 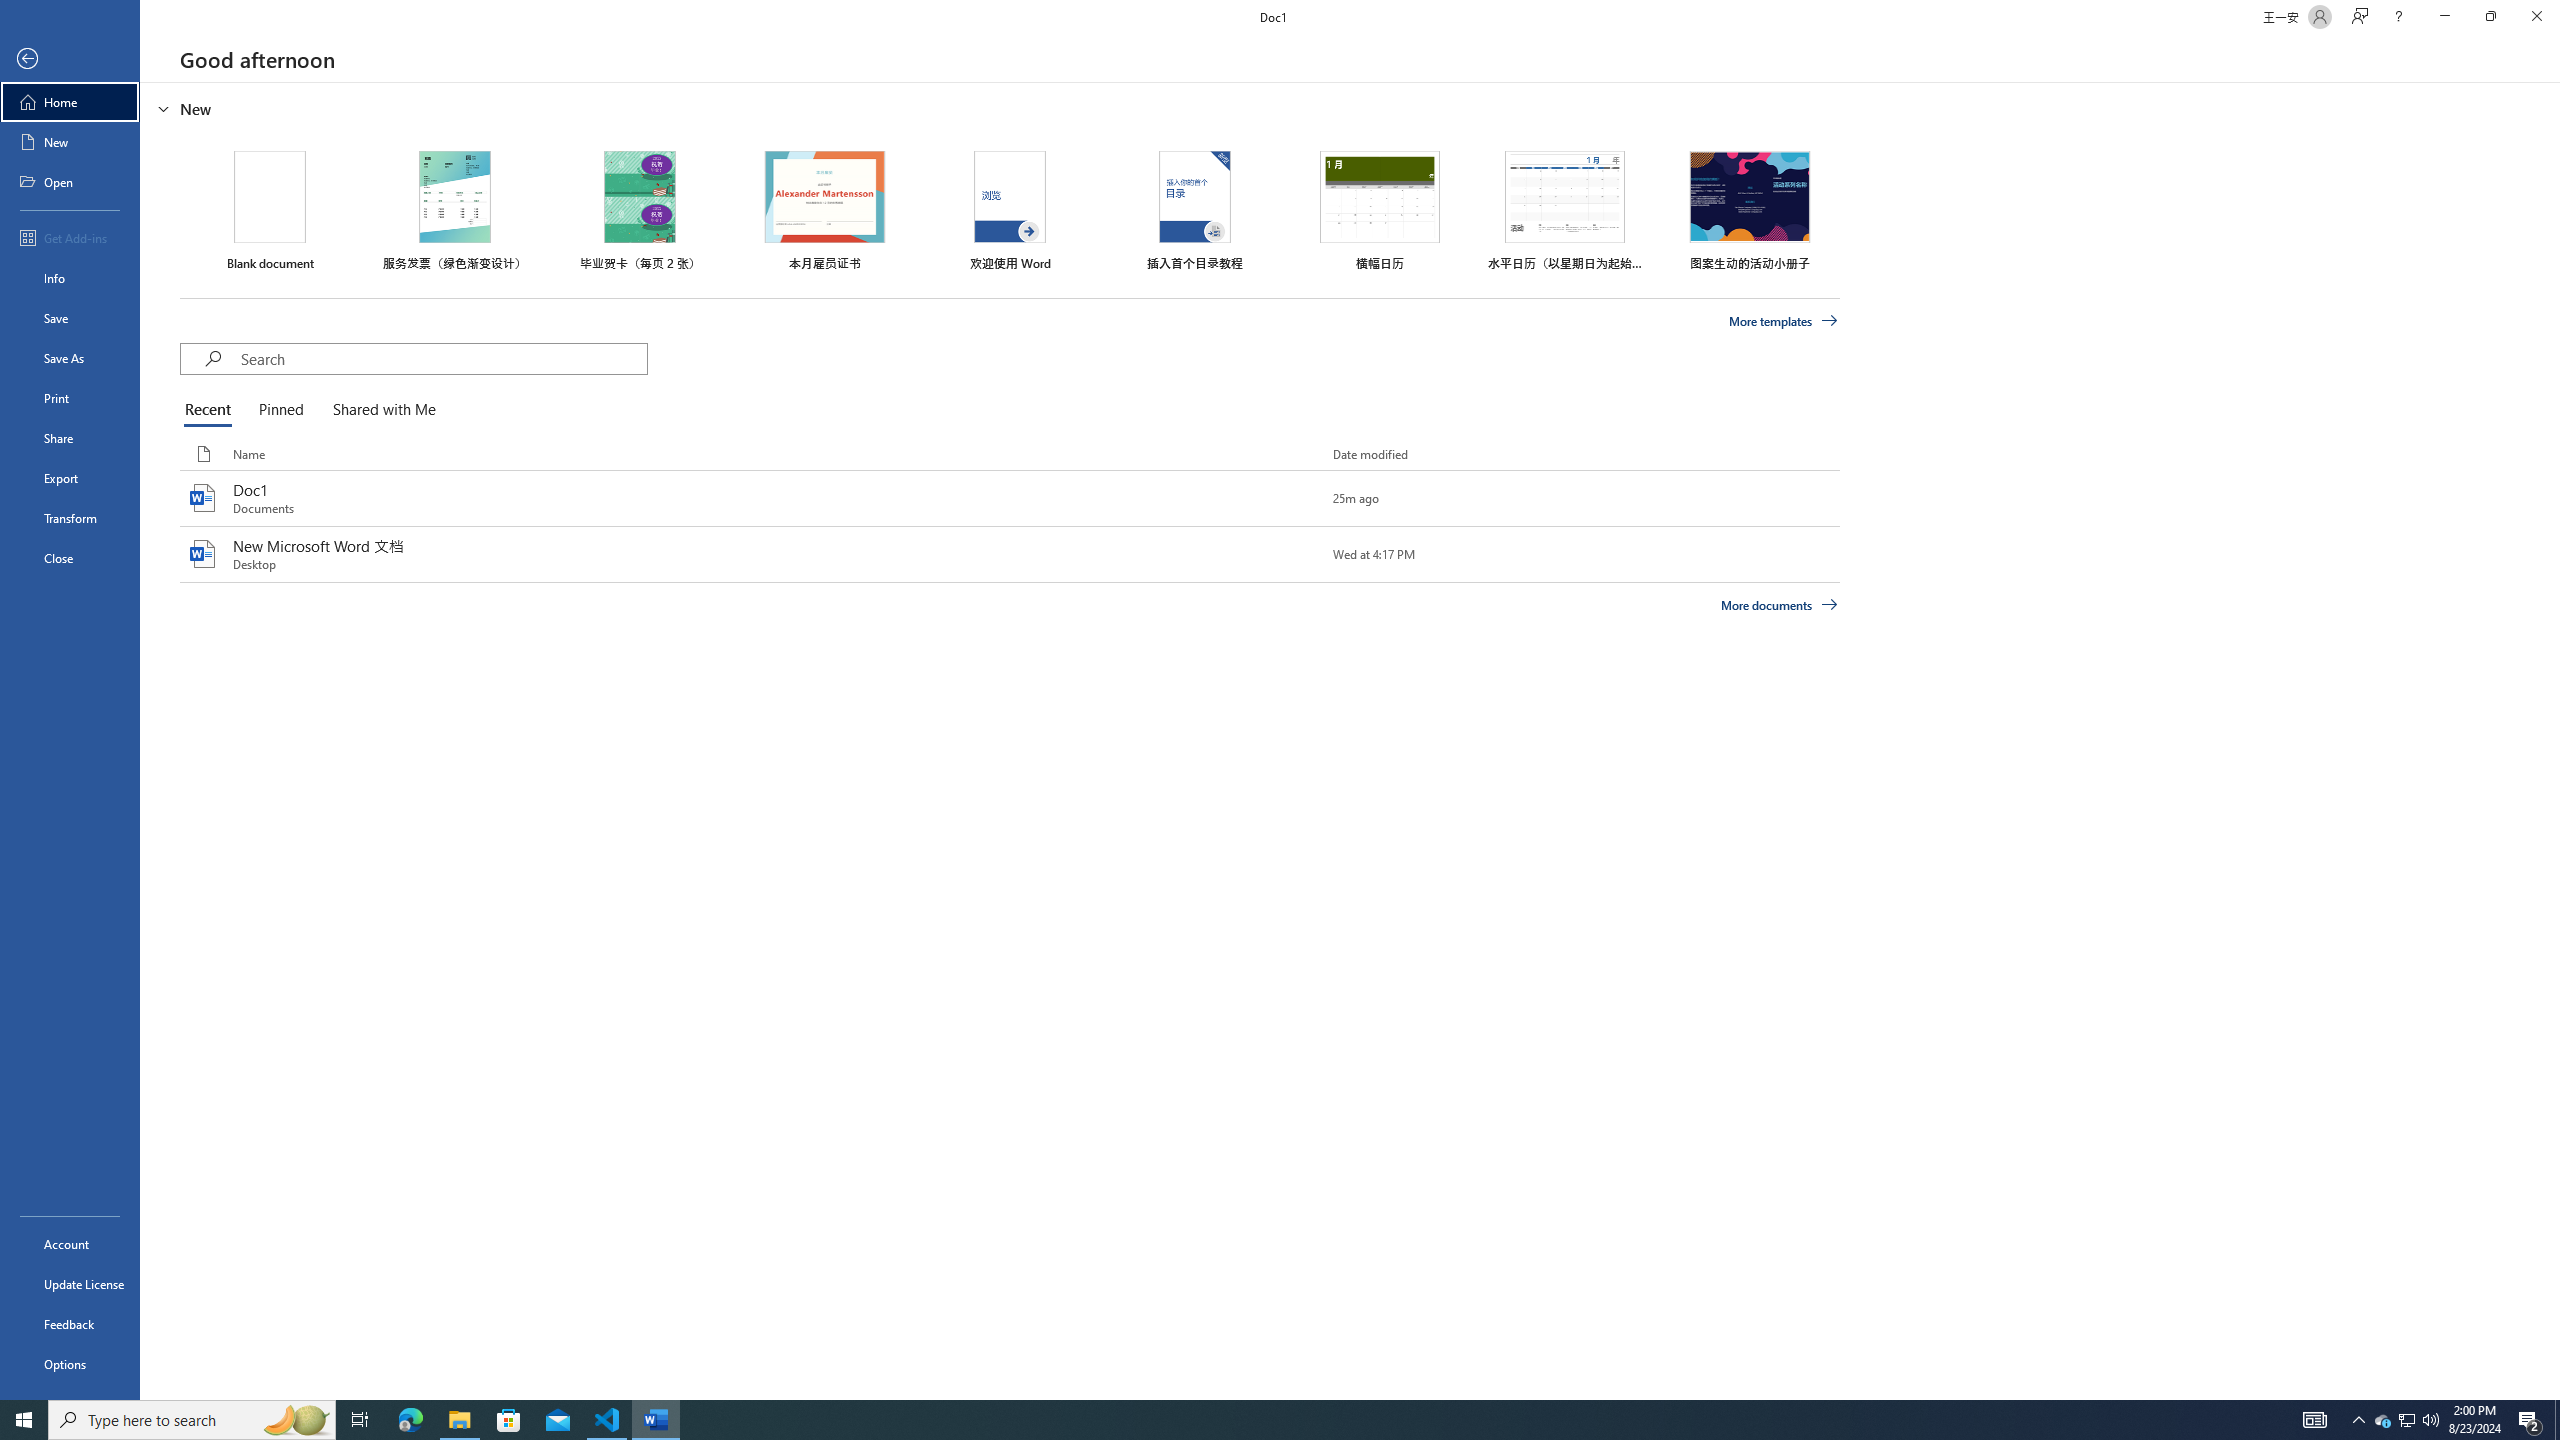 I want to click on 'Feedback', so click(x=69, y=1324).